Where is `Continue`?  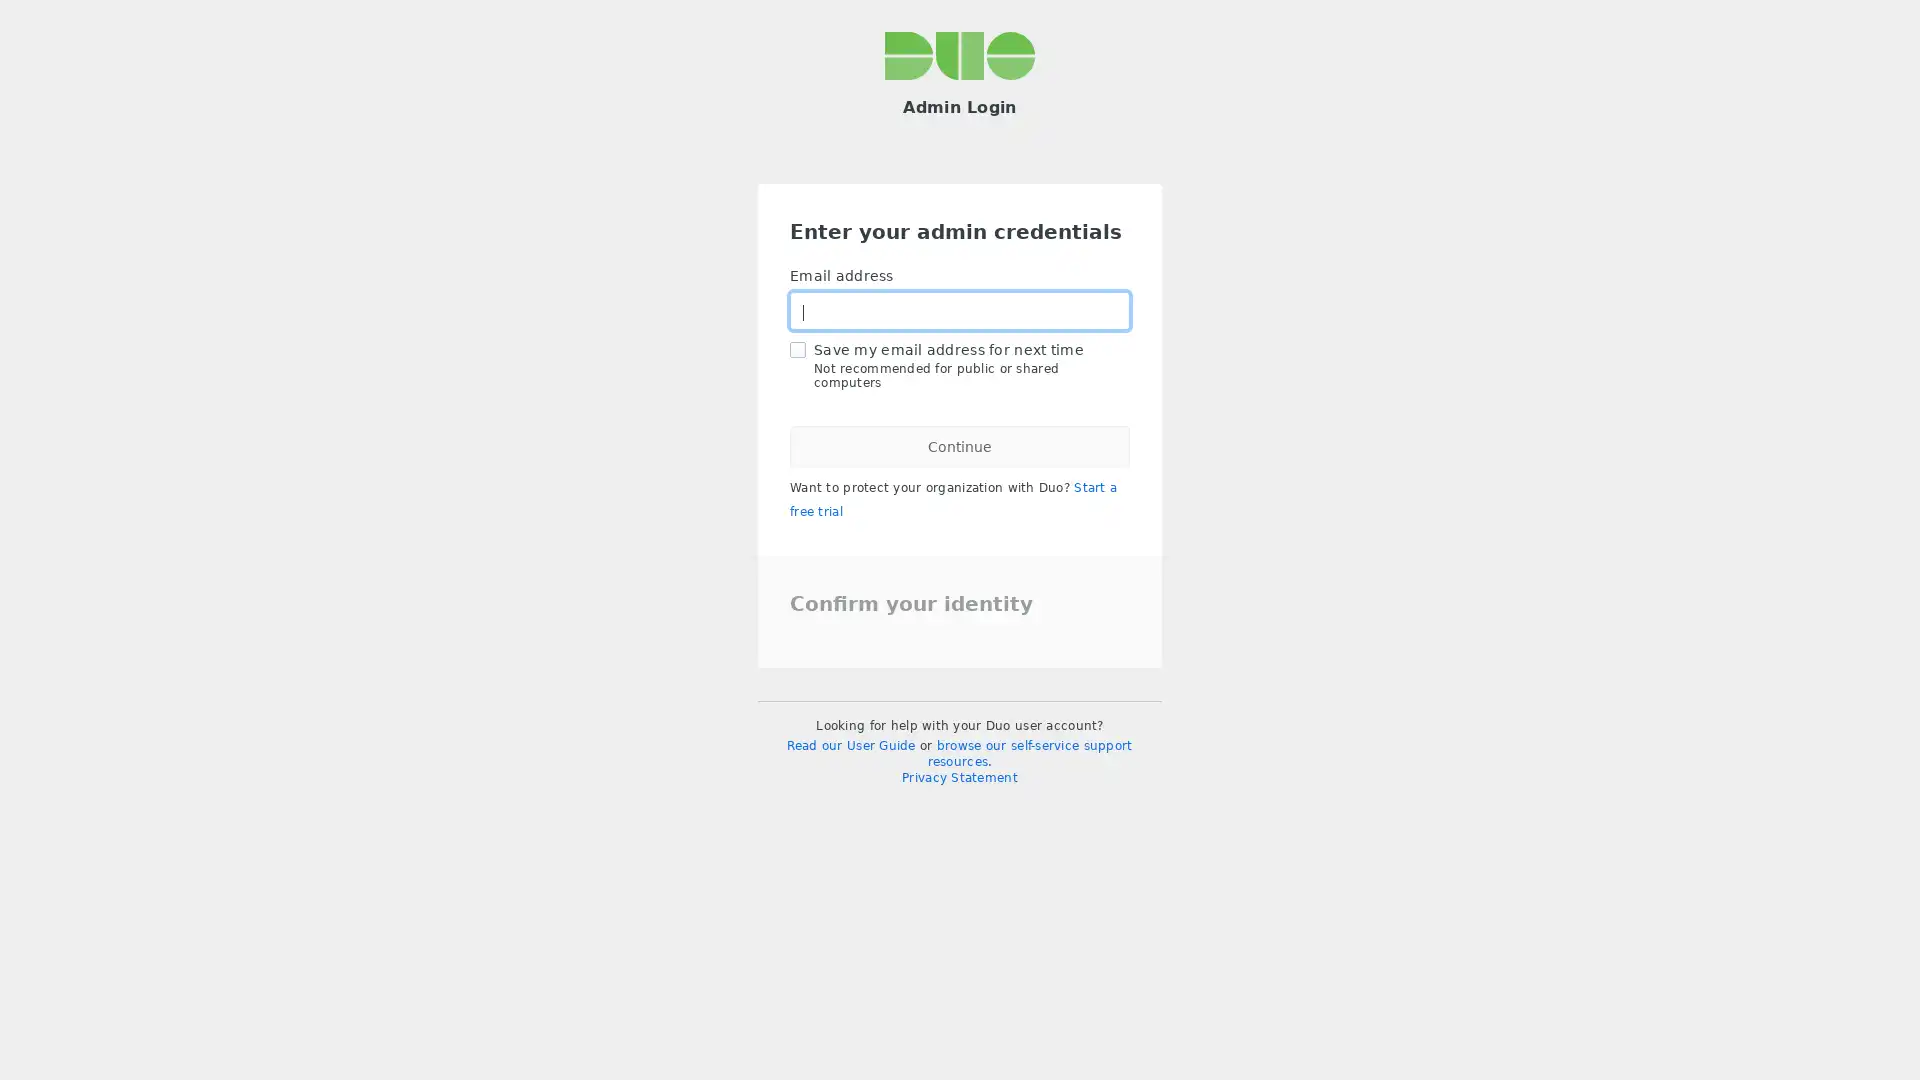
Continue is located at coordinates (960, 446).